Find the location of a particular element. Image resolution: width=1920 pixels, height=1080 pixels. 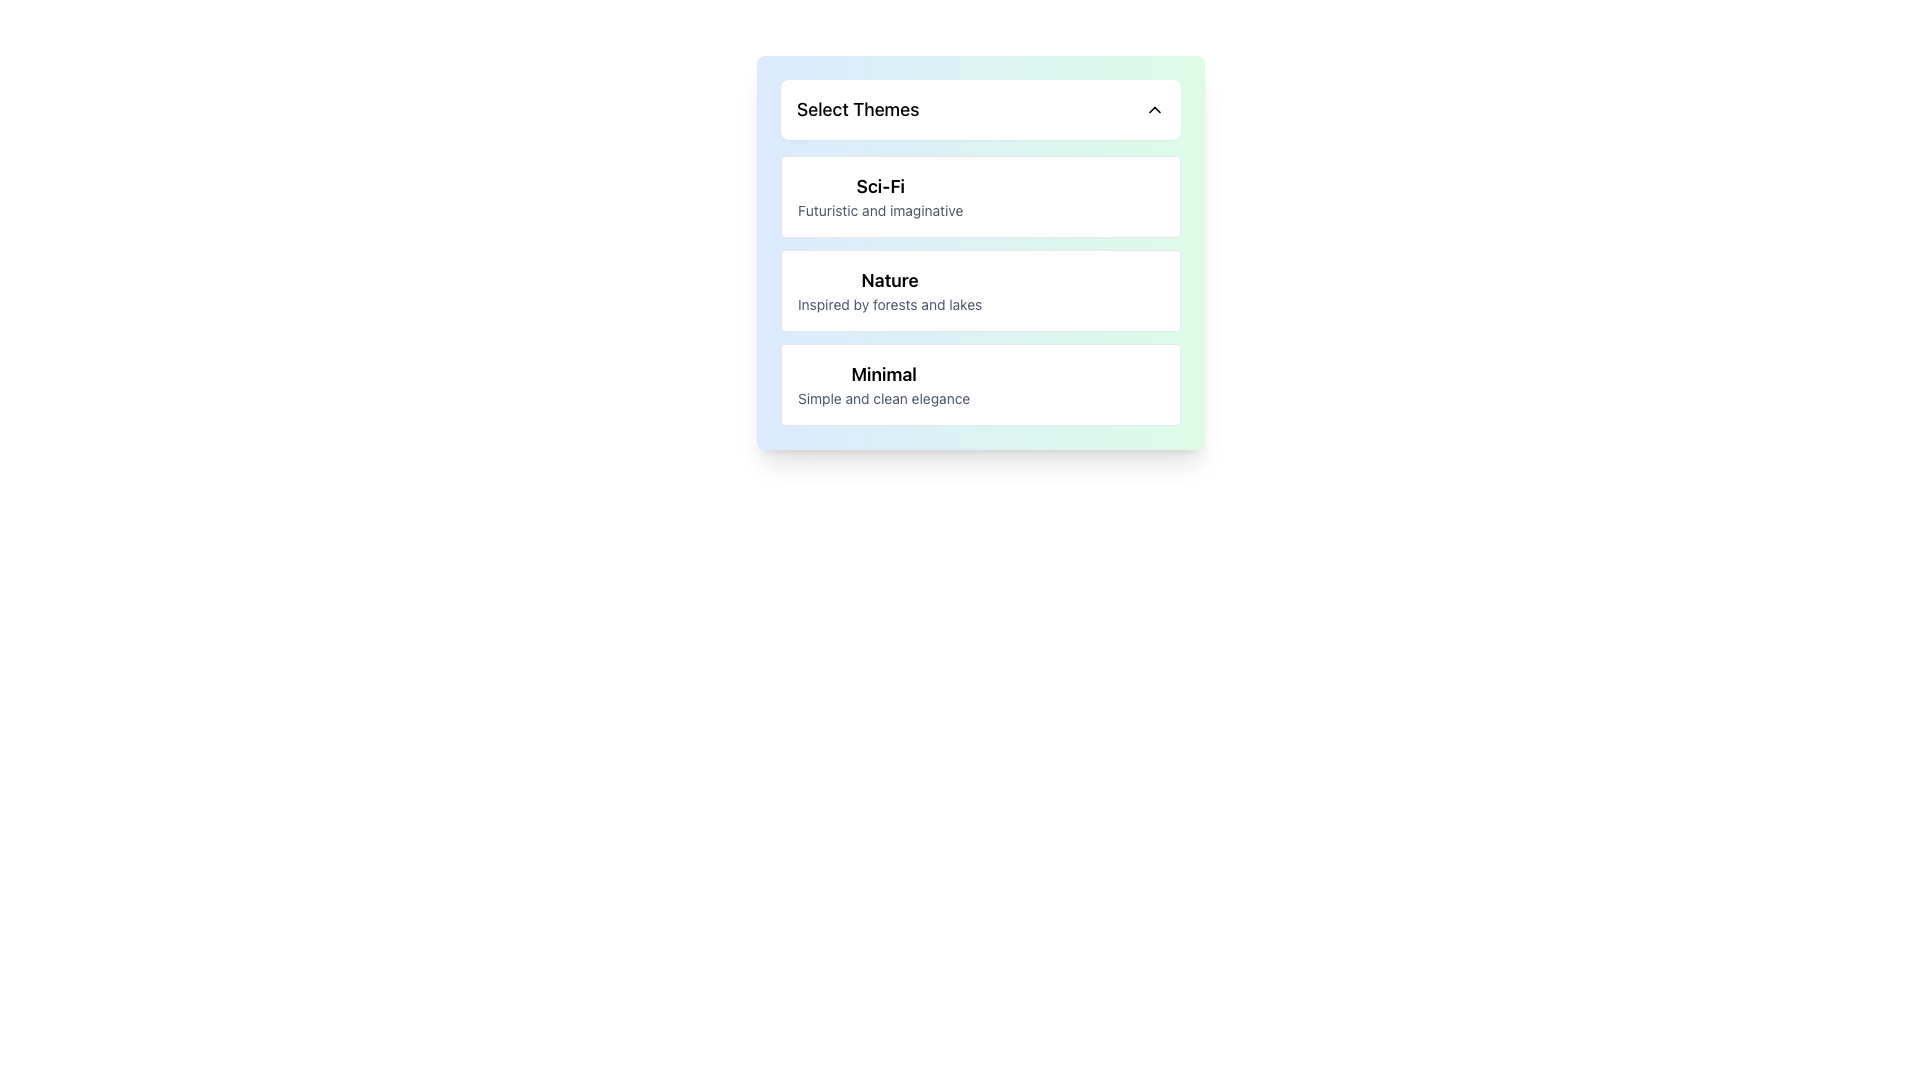

the topmost interactive list item labeled 'Sci-Fi' is located at coordinates (880, 196).